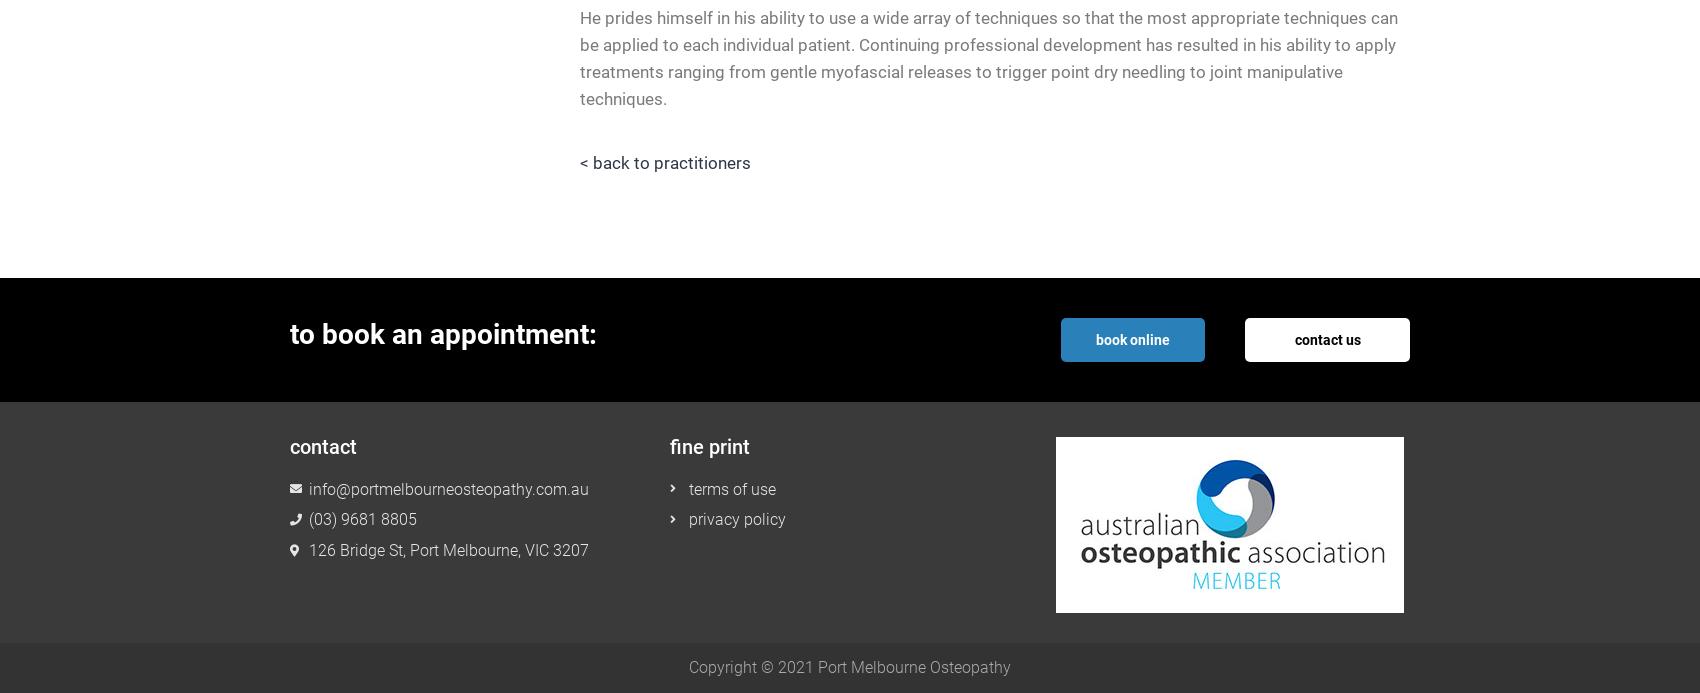 Image resolution: width=1700 pixels, height=693 pixels. Describe the element at coordinates (1133, 339) in the screenshot. I see `'book online'` at that location.